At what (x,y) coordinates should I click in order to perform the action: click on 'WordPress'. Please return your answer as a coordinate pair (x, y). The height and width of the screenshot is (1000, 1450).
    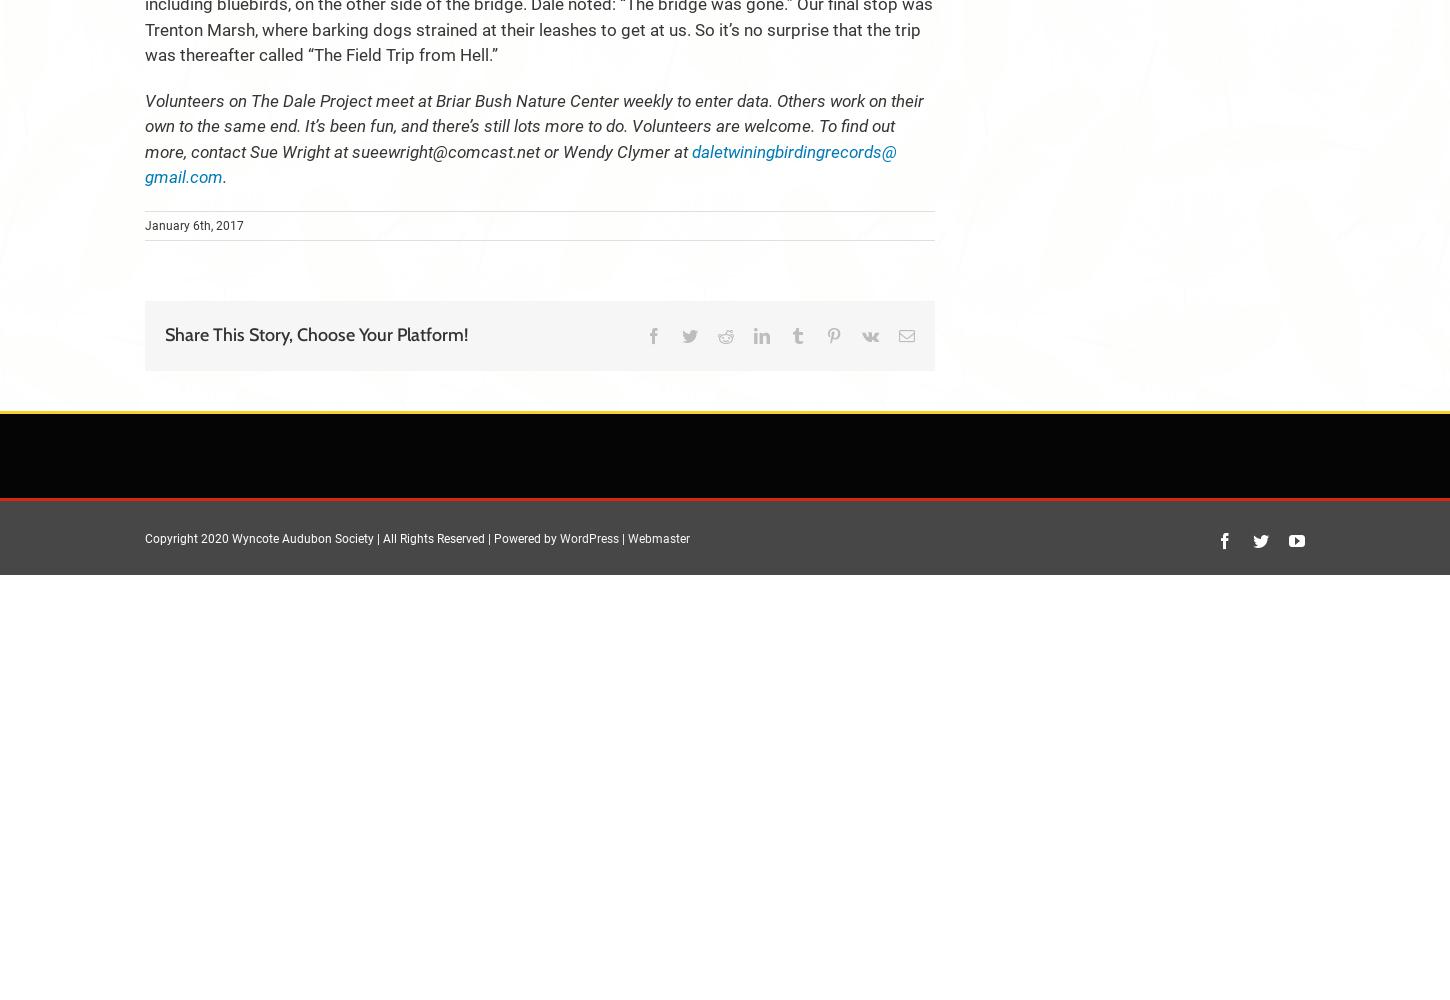
    Looking at the image, I should click on (589, 538).